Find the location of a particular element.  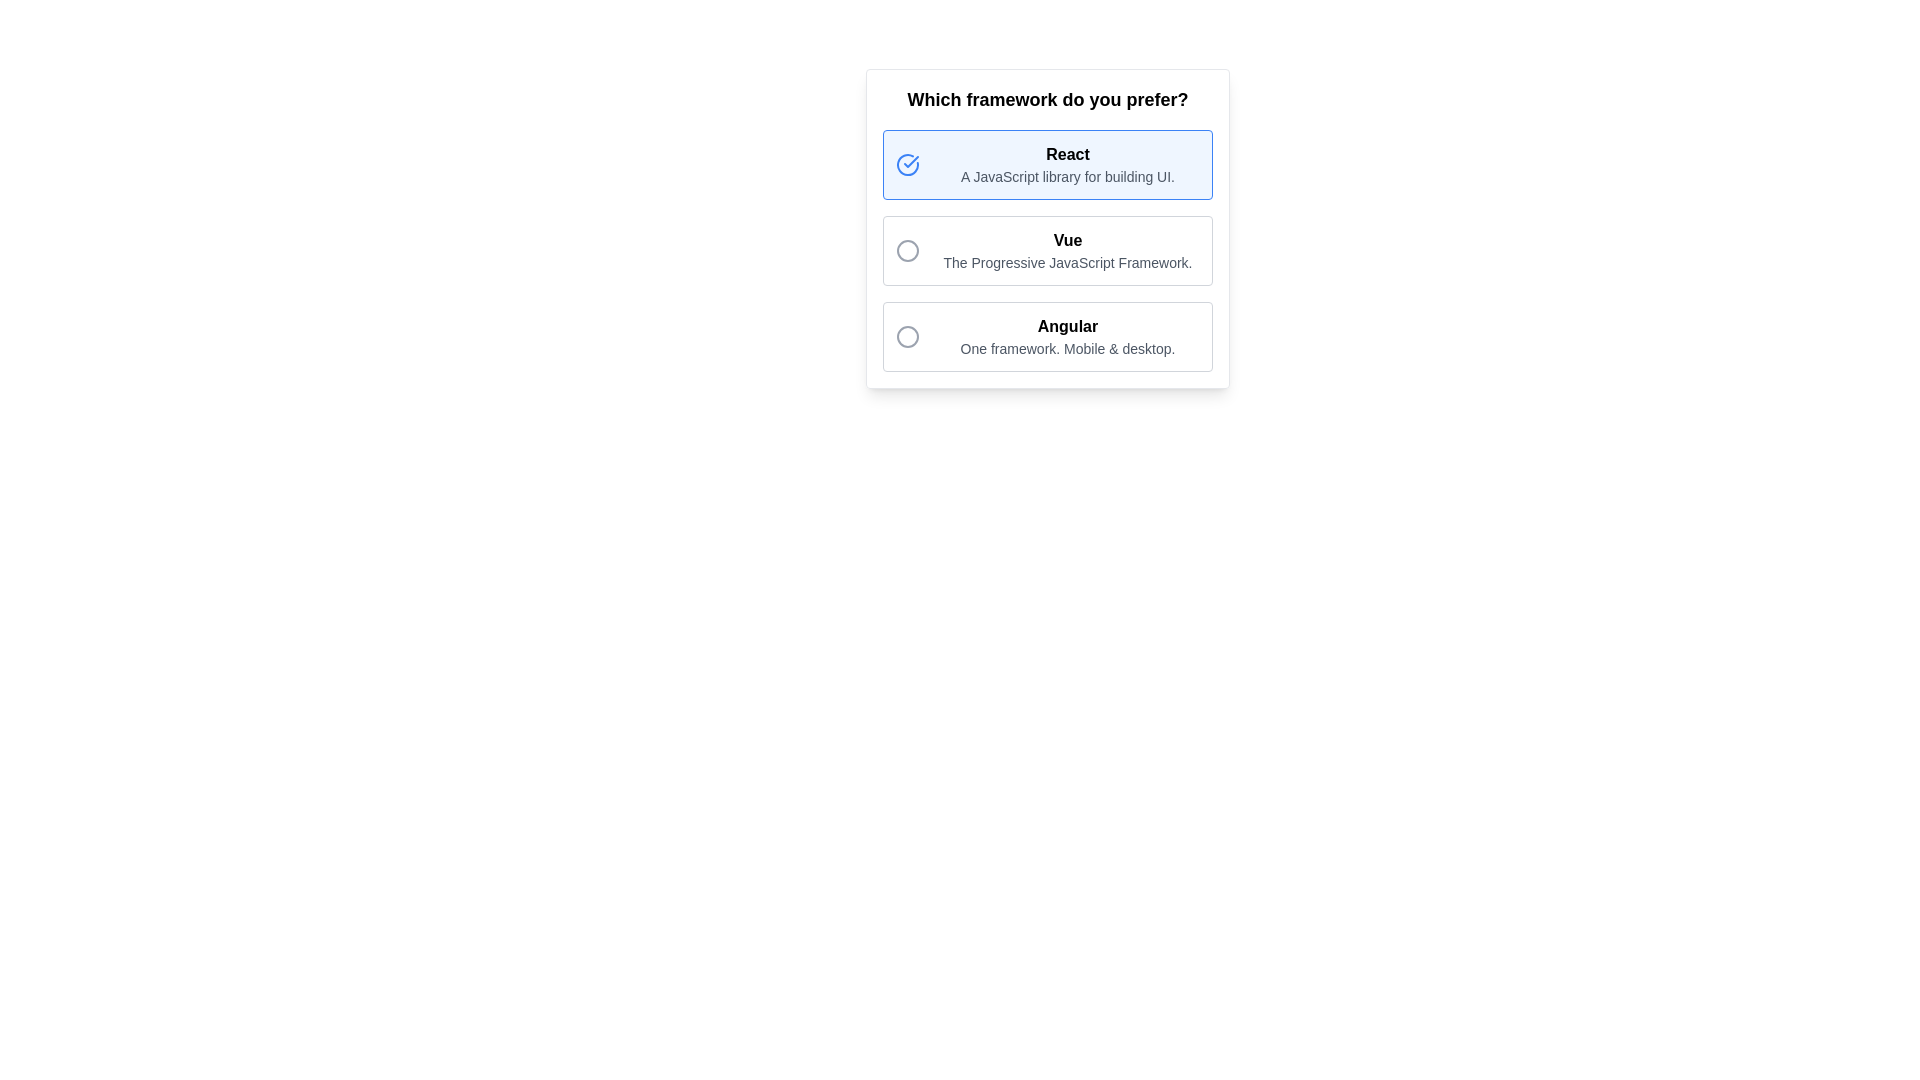

the Text Display that reads 'React' and 'A JavaScript library for building UI.' which is the main textual component of the topmost option in a vertical stack of framework options is located at coordinates (1067, 164).